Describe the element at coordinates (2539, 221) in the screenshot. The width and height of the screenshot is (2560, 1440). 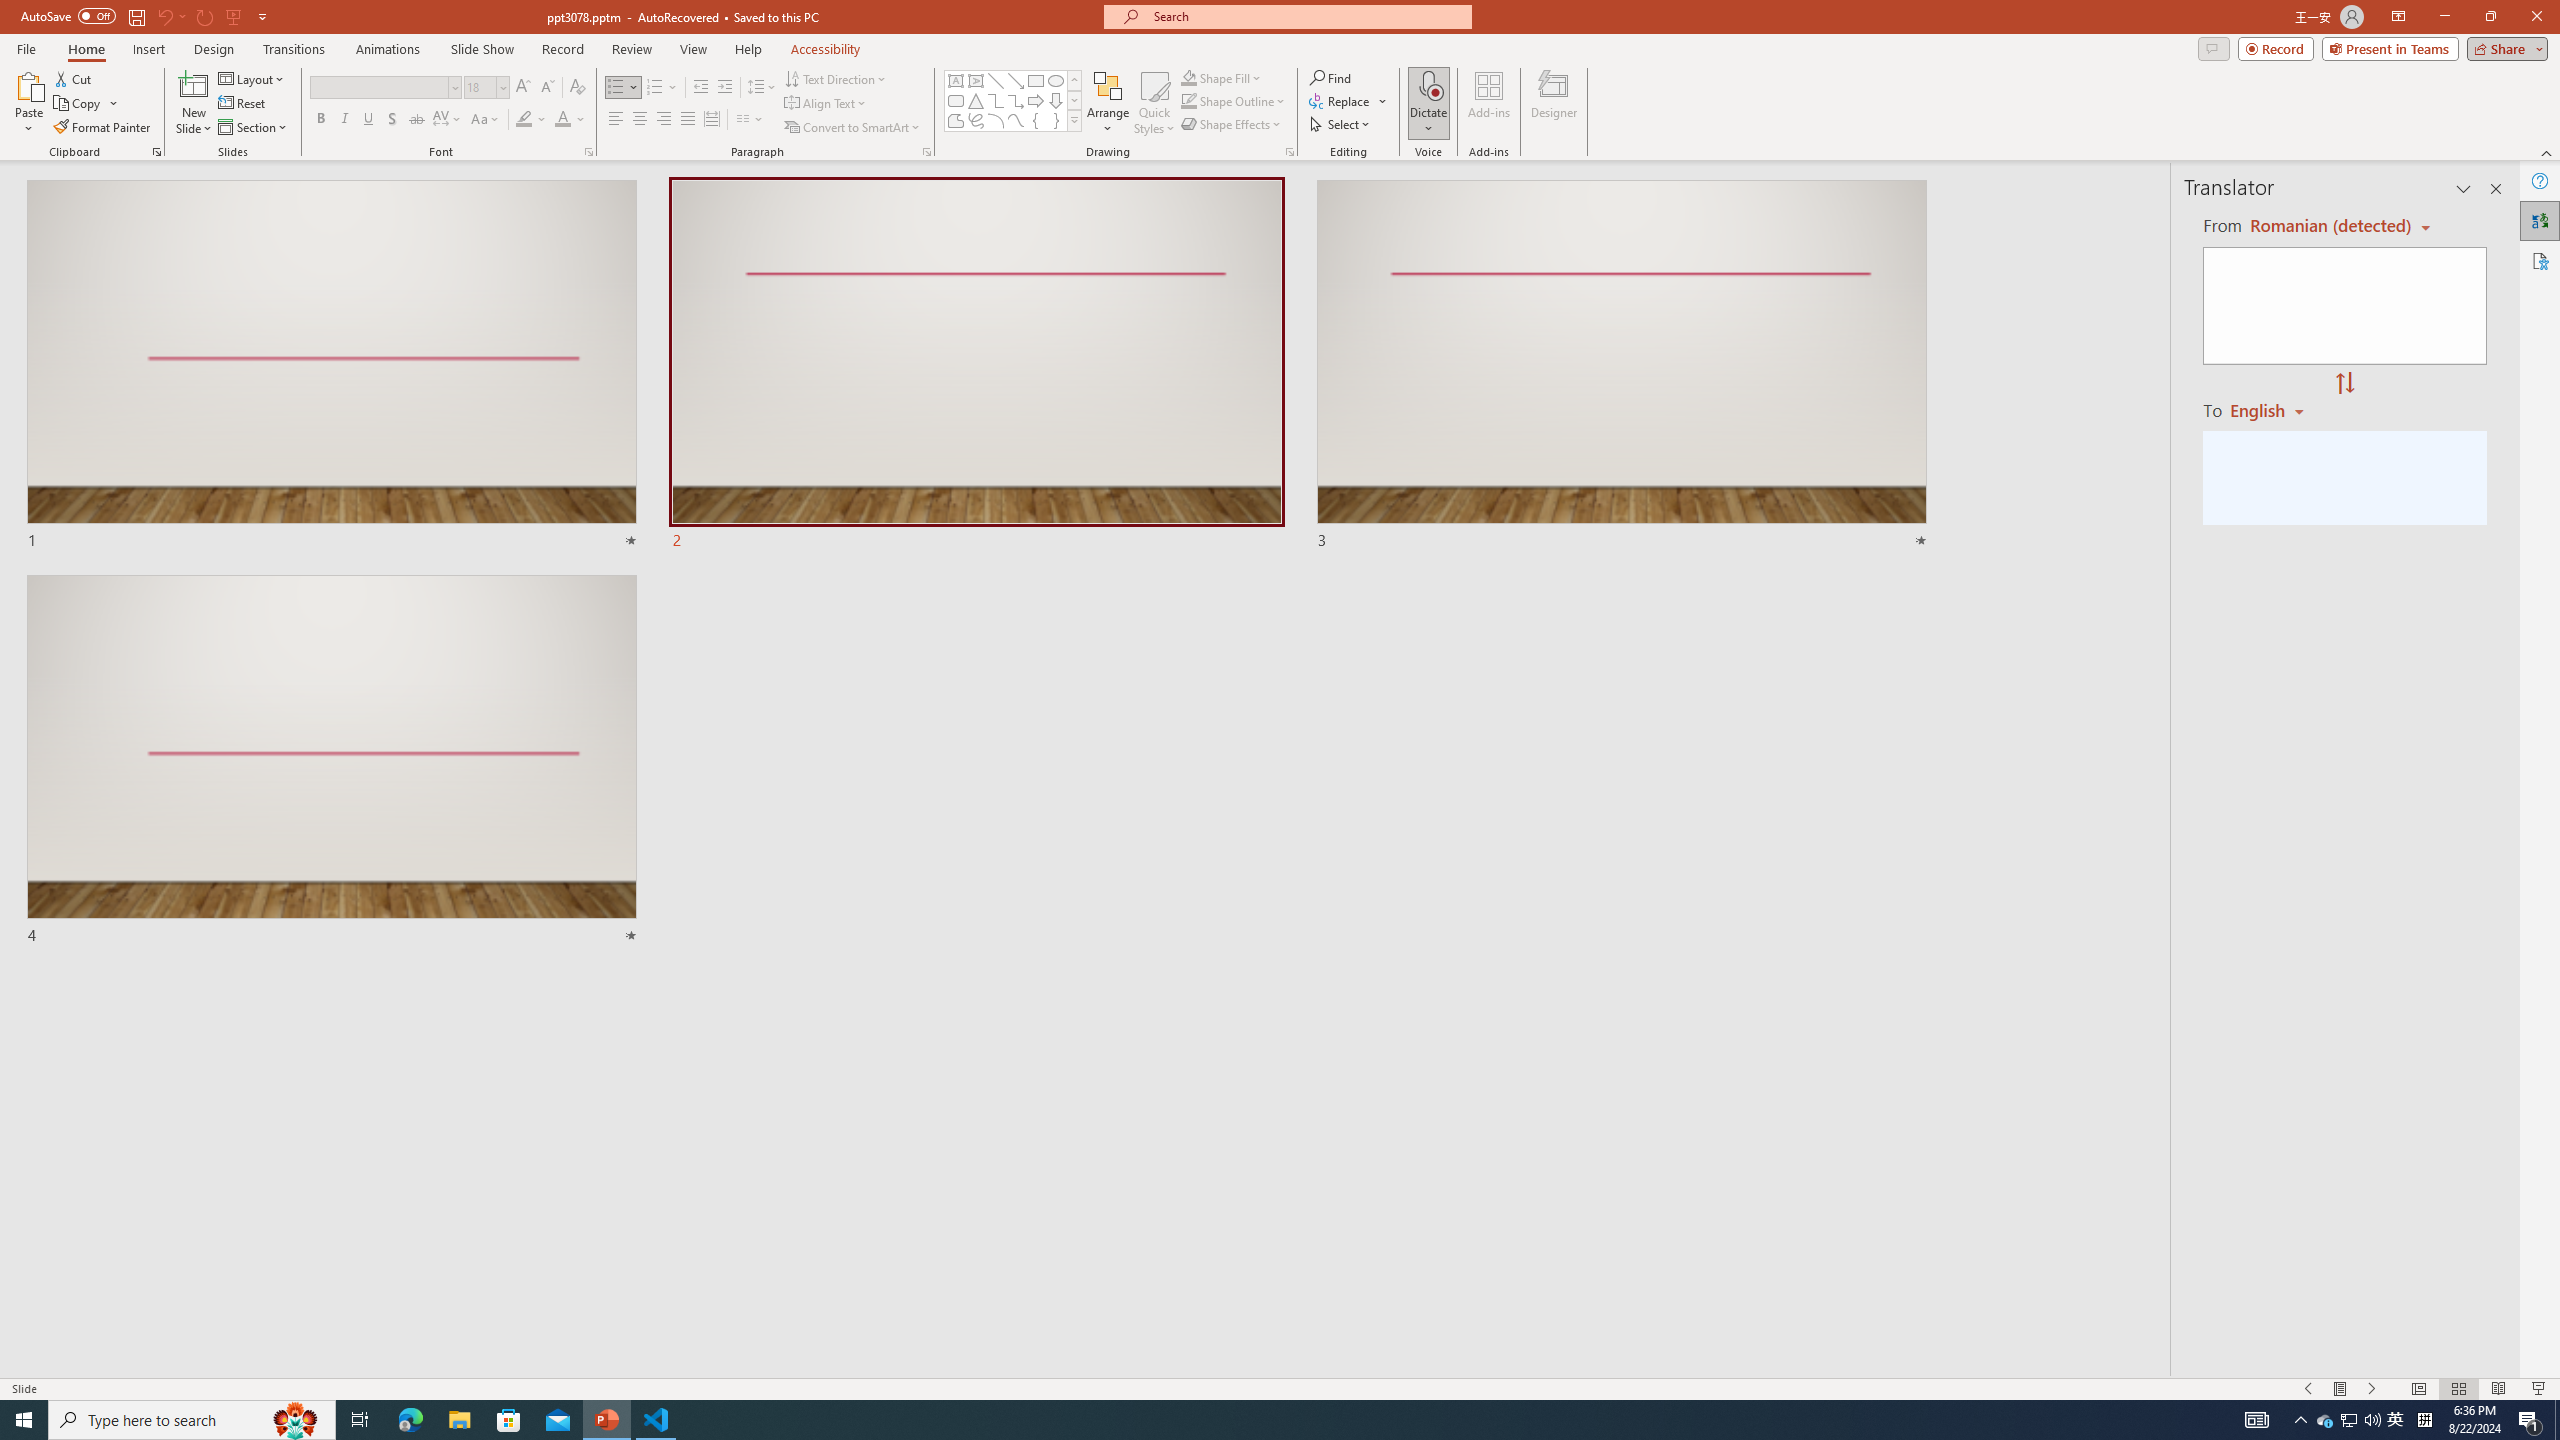
I see `'Translator'` at that location.